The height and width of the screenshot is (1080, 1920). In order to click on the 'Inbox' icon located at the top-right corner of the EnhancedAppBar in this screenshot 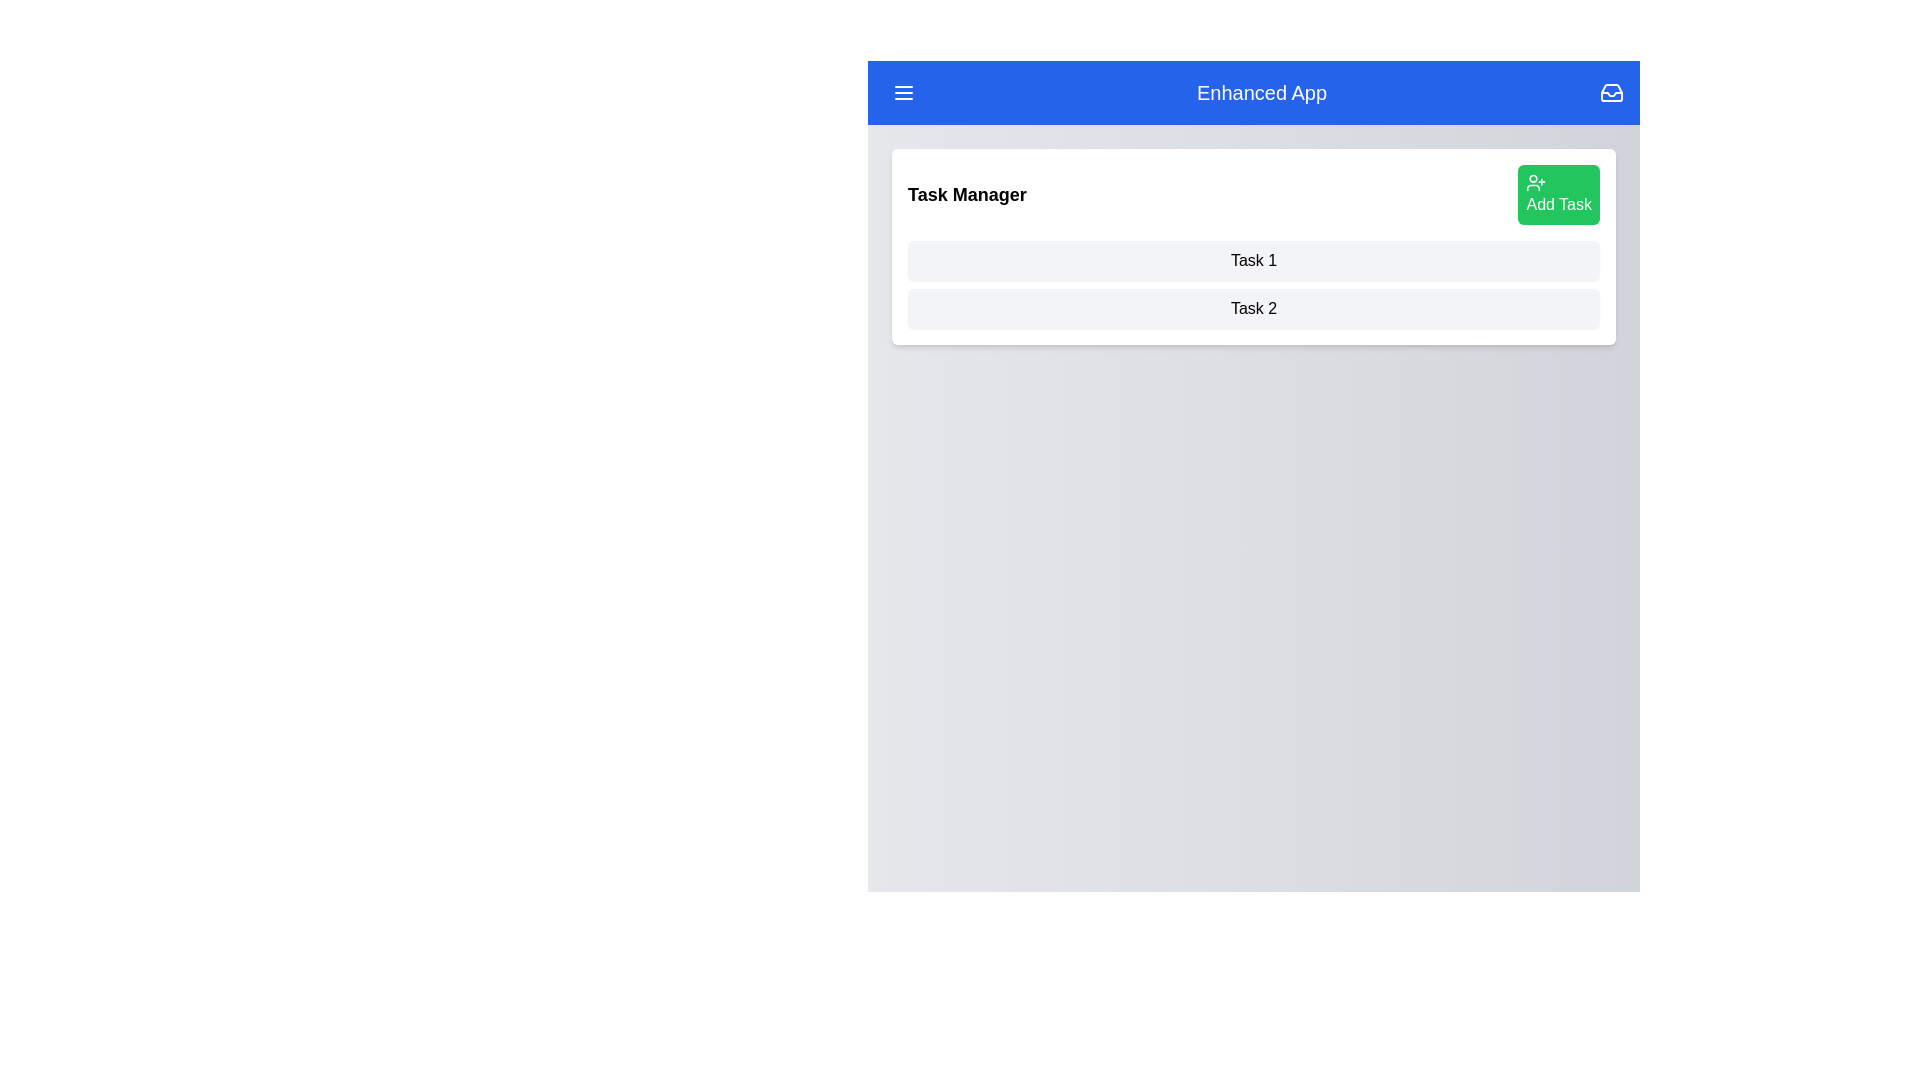, I will do `click(1612, 92)`.